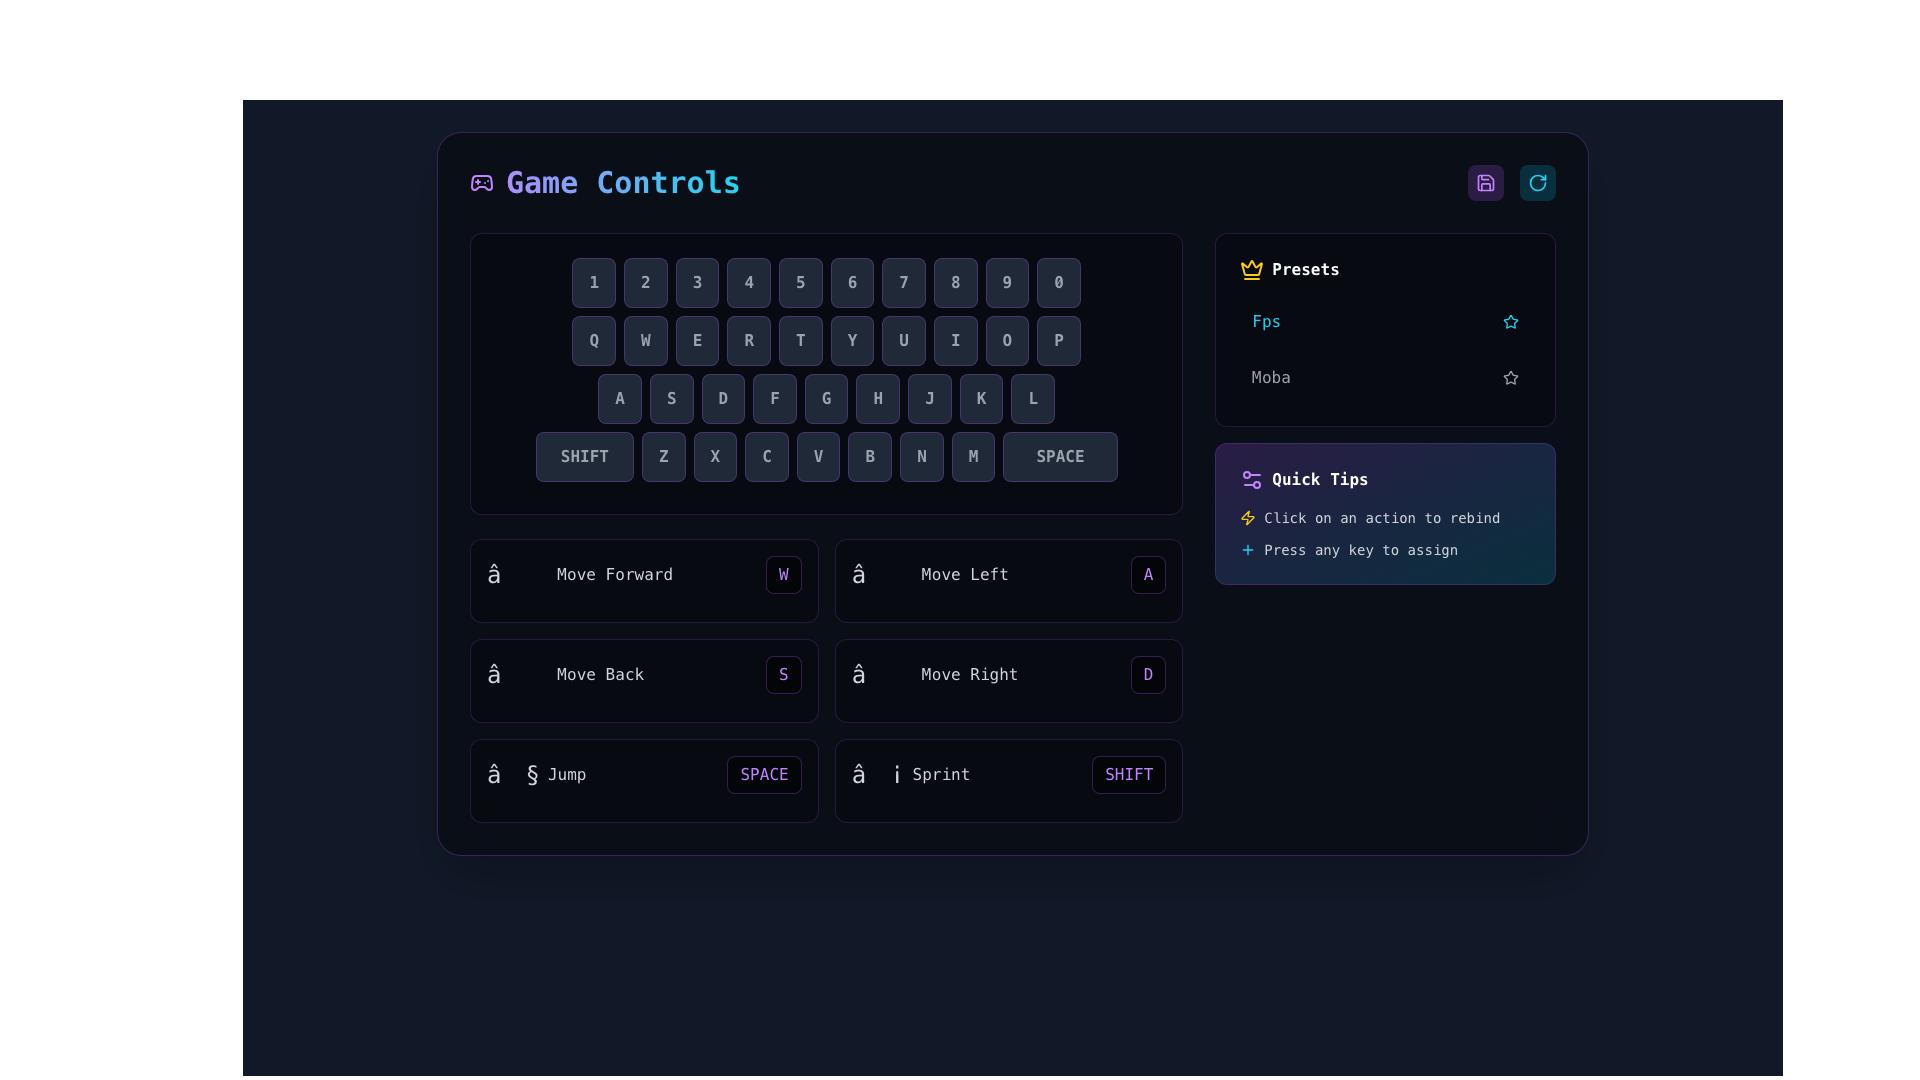  What do you see at coordinates (671, 398) in the screenshot?
I see `the 'S' key on the virtual keyboard, which is the second button in the row of 'ASDFGHJKL'` at bounding box center [671, 398].